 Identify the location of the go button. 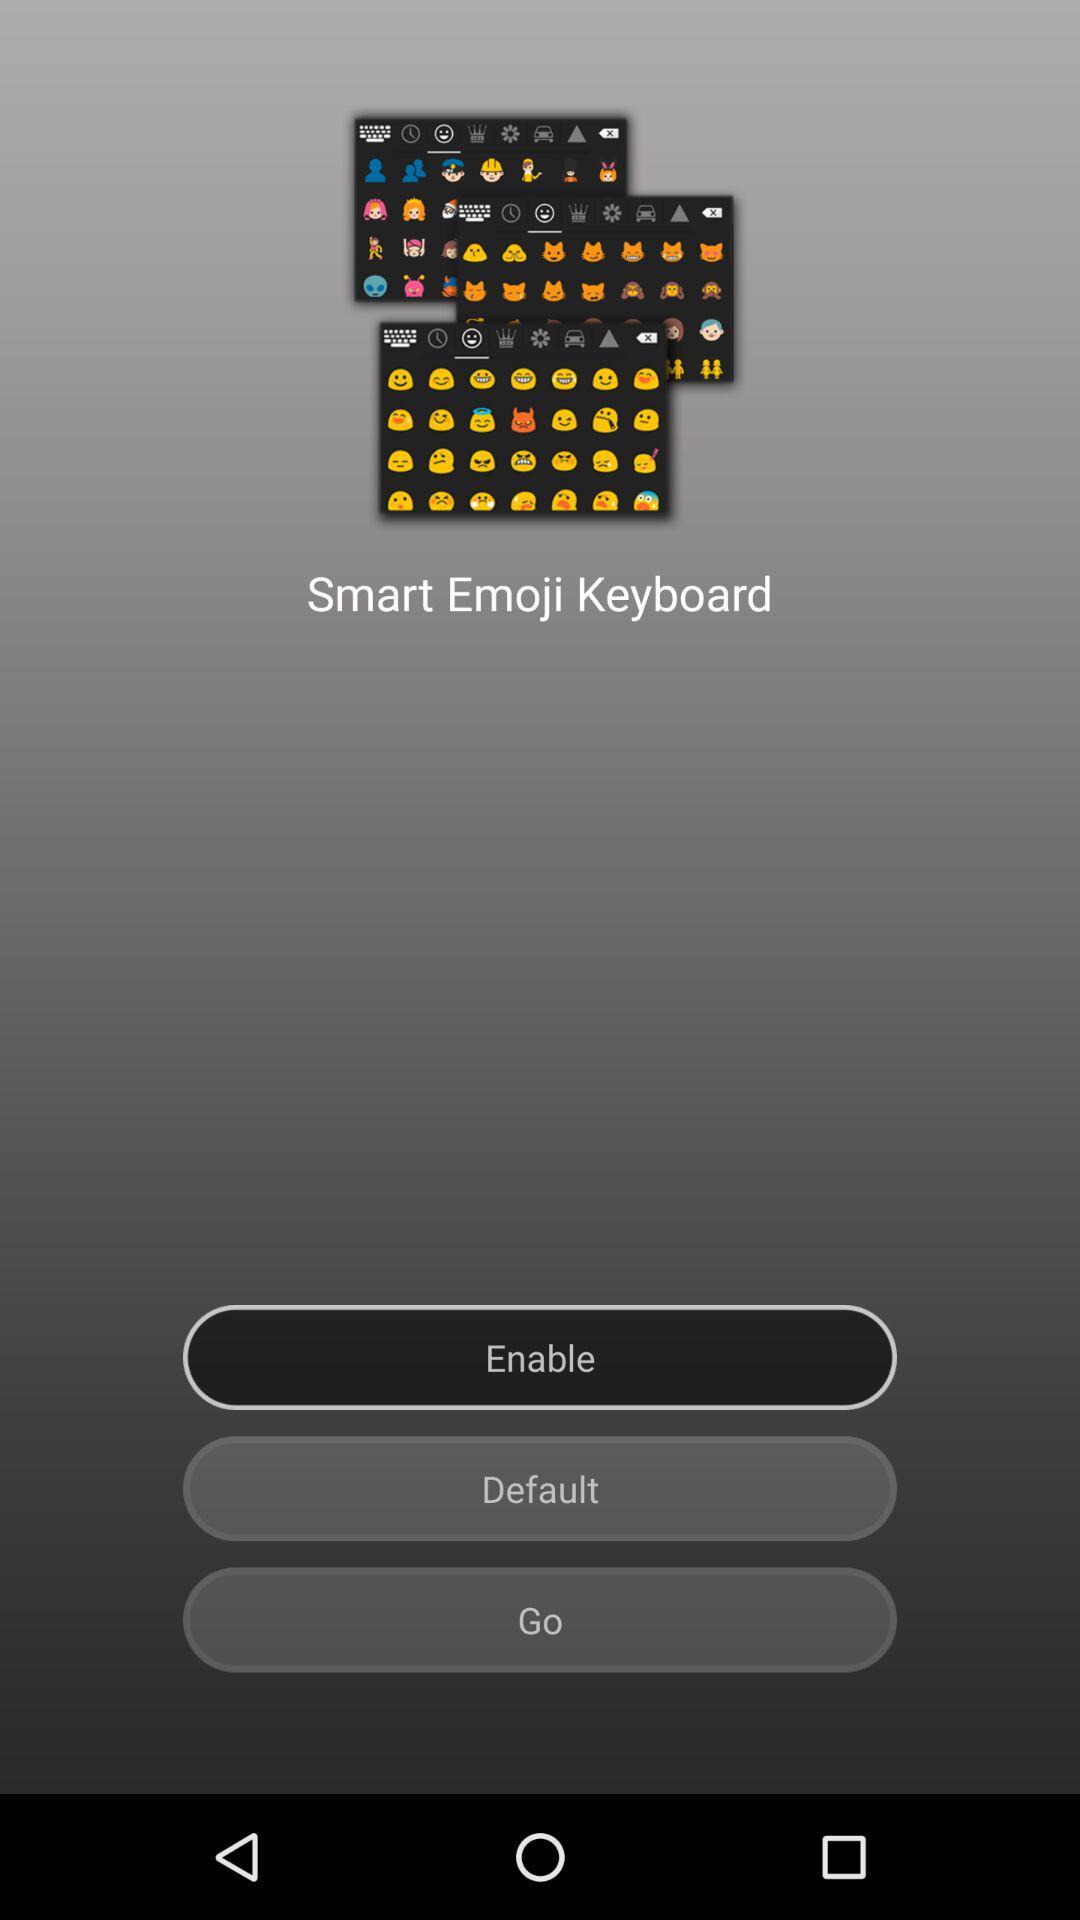
(540, 1620).